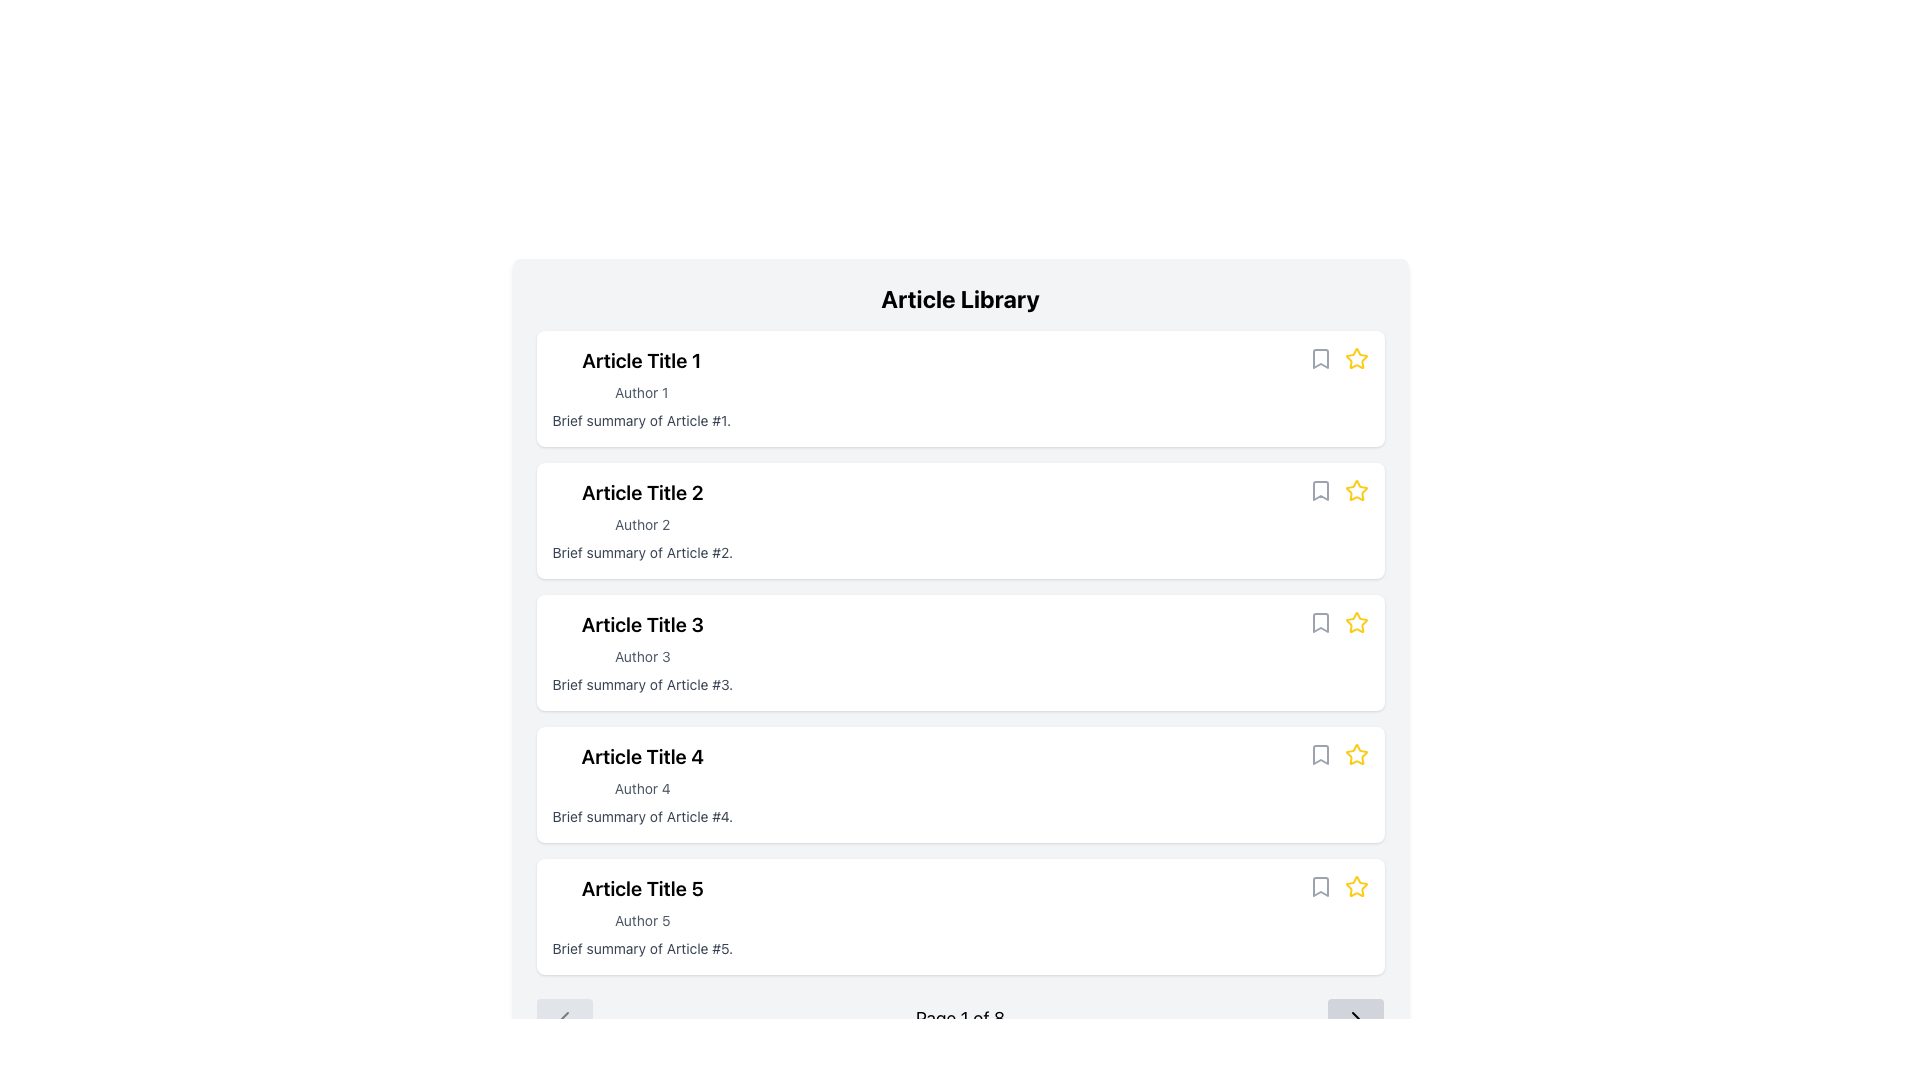 The width and height of the screenshot is (1920, 1080). Describe the element at coordinates (642, 817) in the screenshot. I see `and copy the text summarizing the content of the fourth article in the list, located directly below 'Author 4' and 'Article Title 4'` at that location.